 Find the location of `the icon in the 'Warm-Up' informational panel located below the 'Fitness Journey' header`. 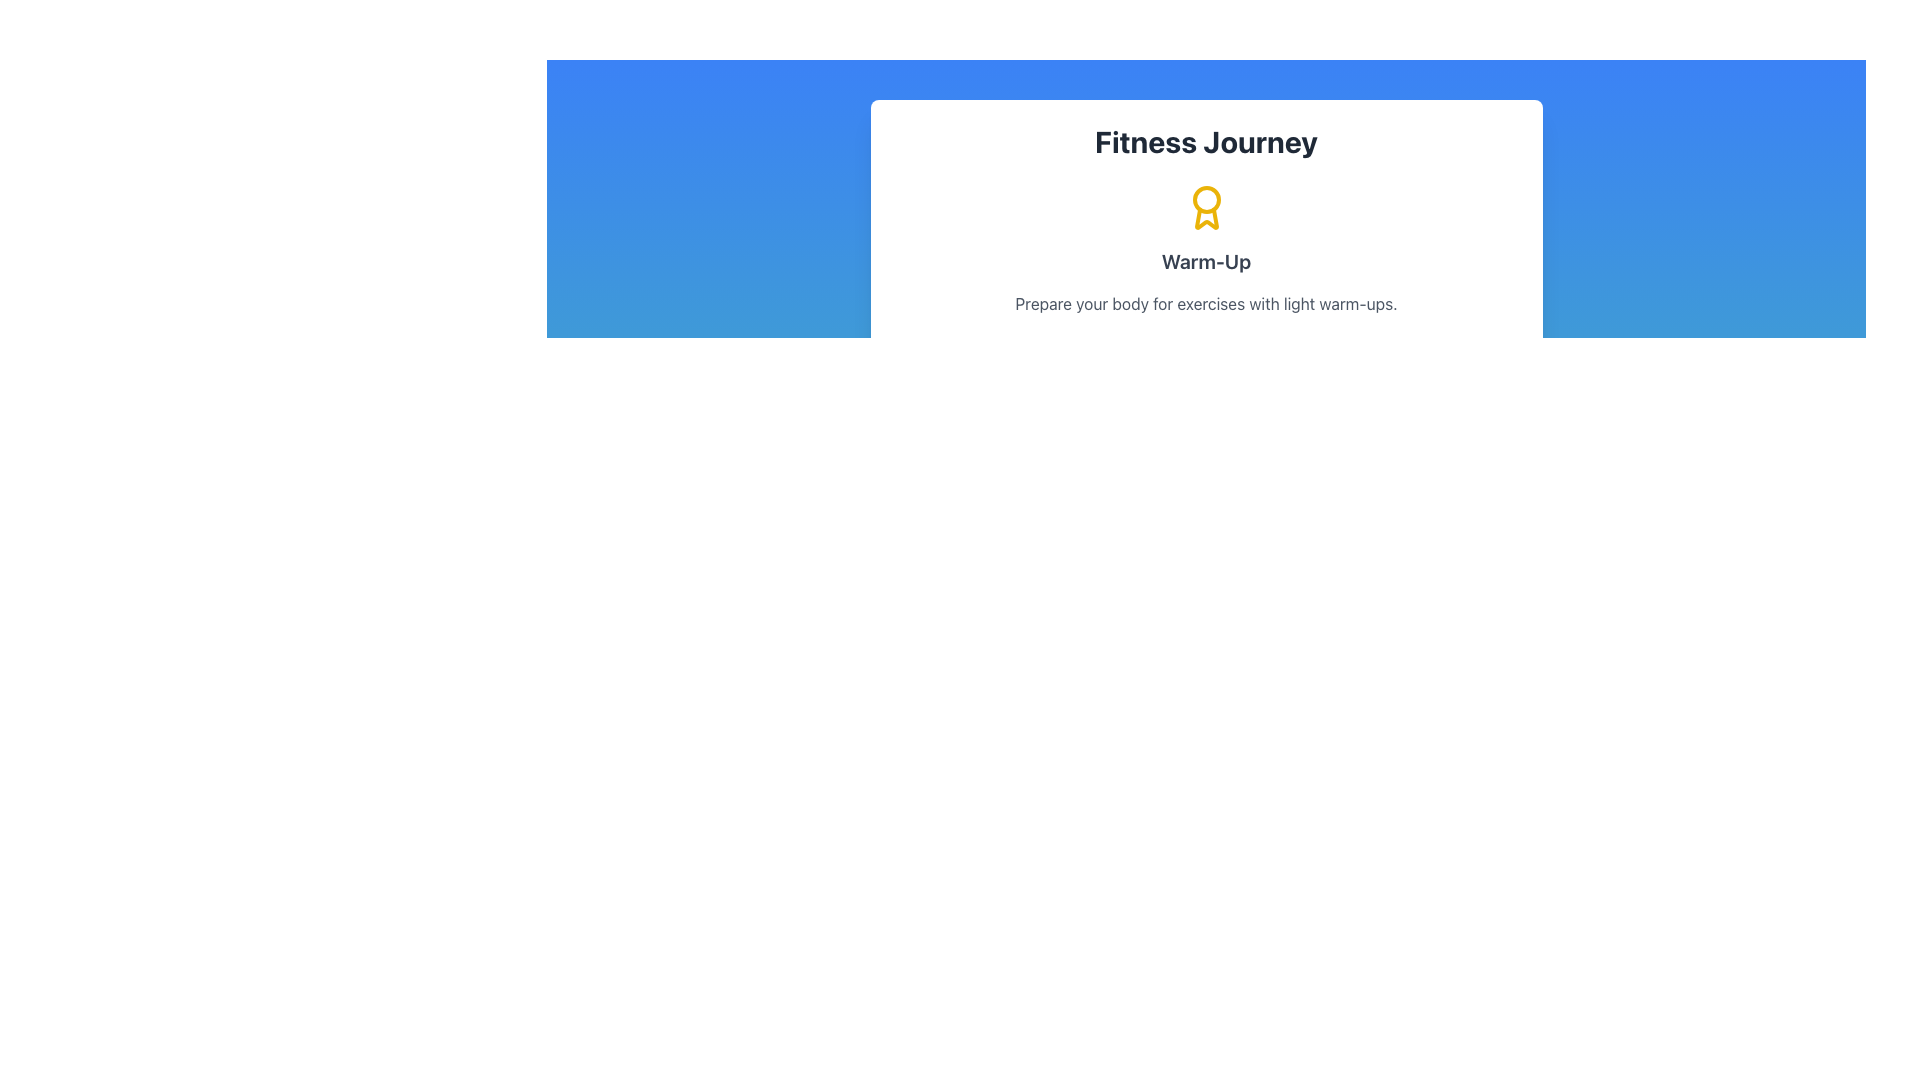

the icon in the 'Warm-Up' informational panel located below the 'Fitness Journey' header is located at coordinates (1205, 249).